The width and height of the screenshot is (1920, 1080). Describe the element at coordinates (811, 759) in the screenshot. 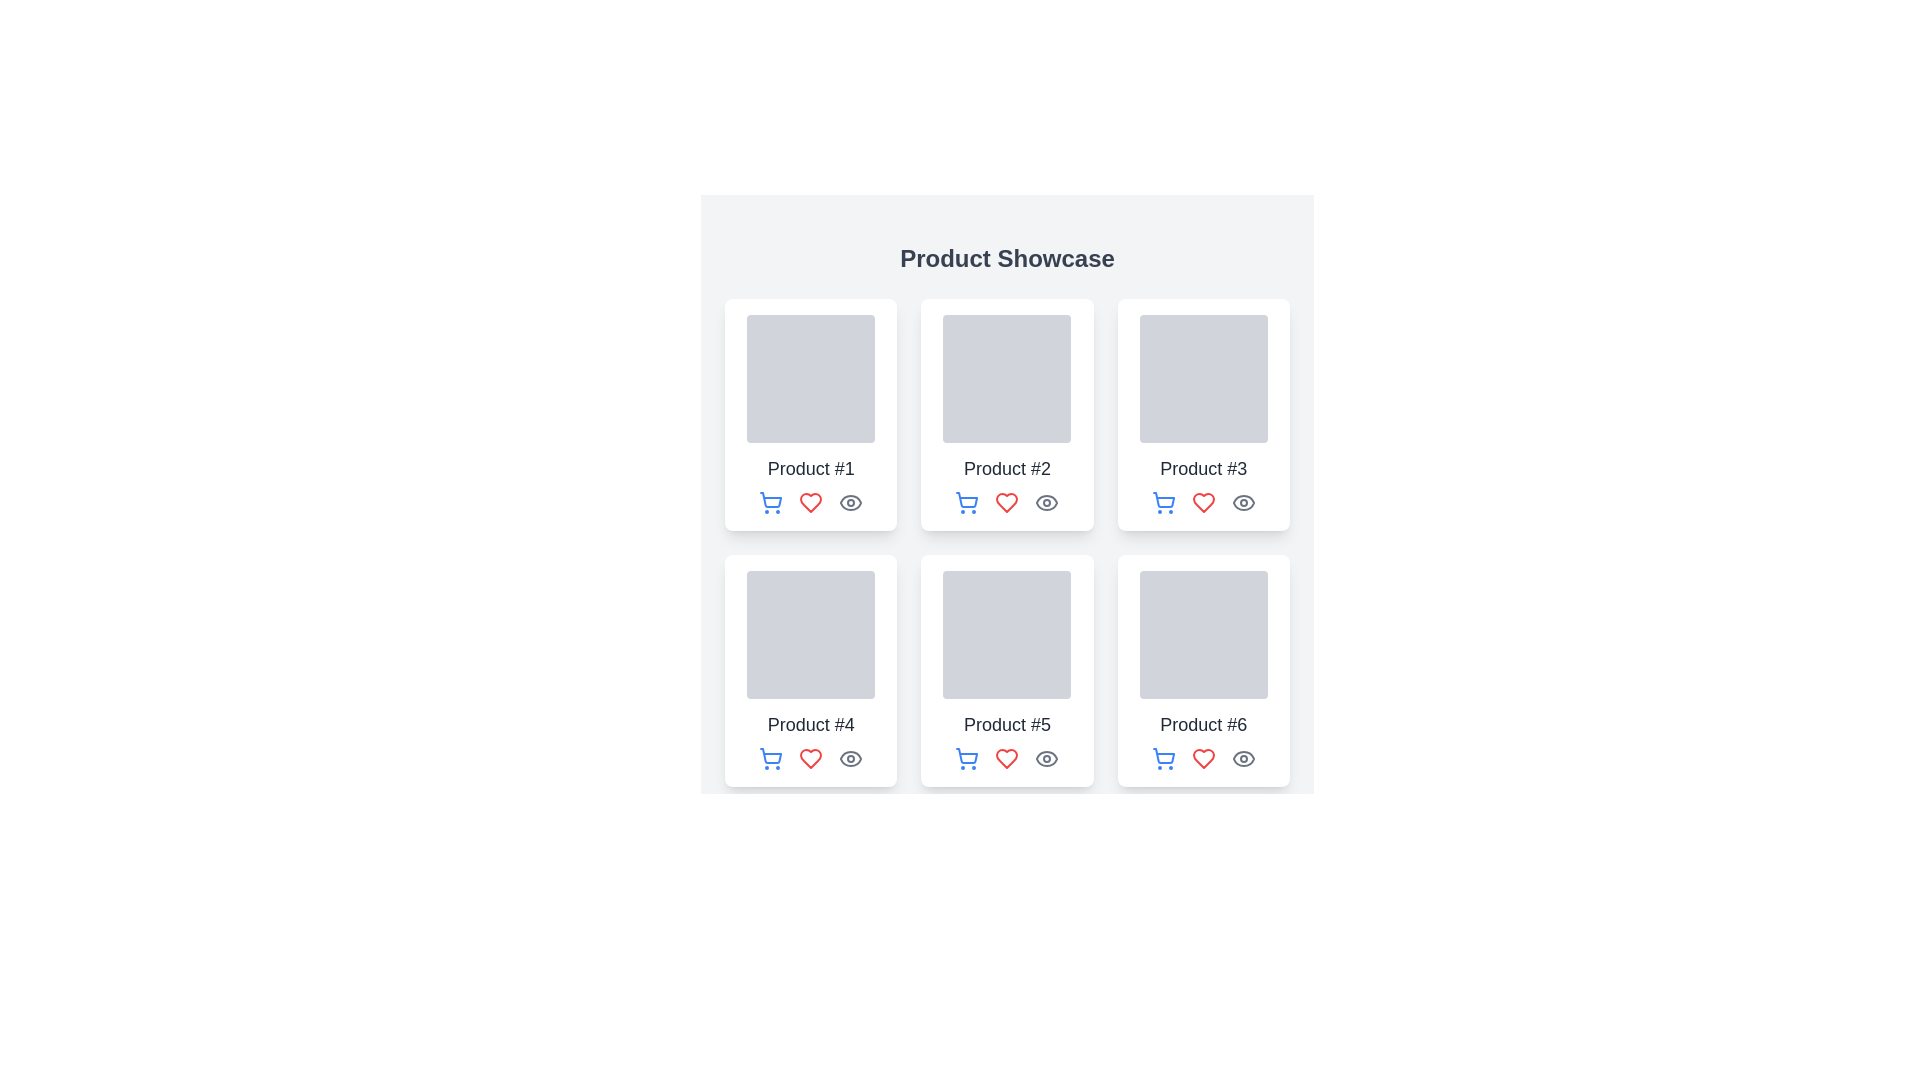

I see `the heart-shaped icon representing 'favorite' functionality located in the Product #4 card to trigger a tooltip or animation` at that location.